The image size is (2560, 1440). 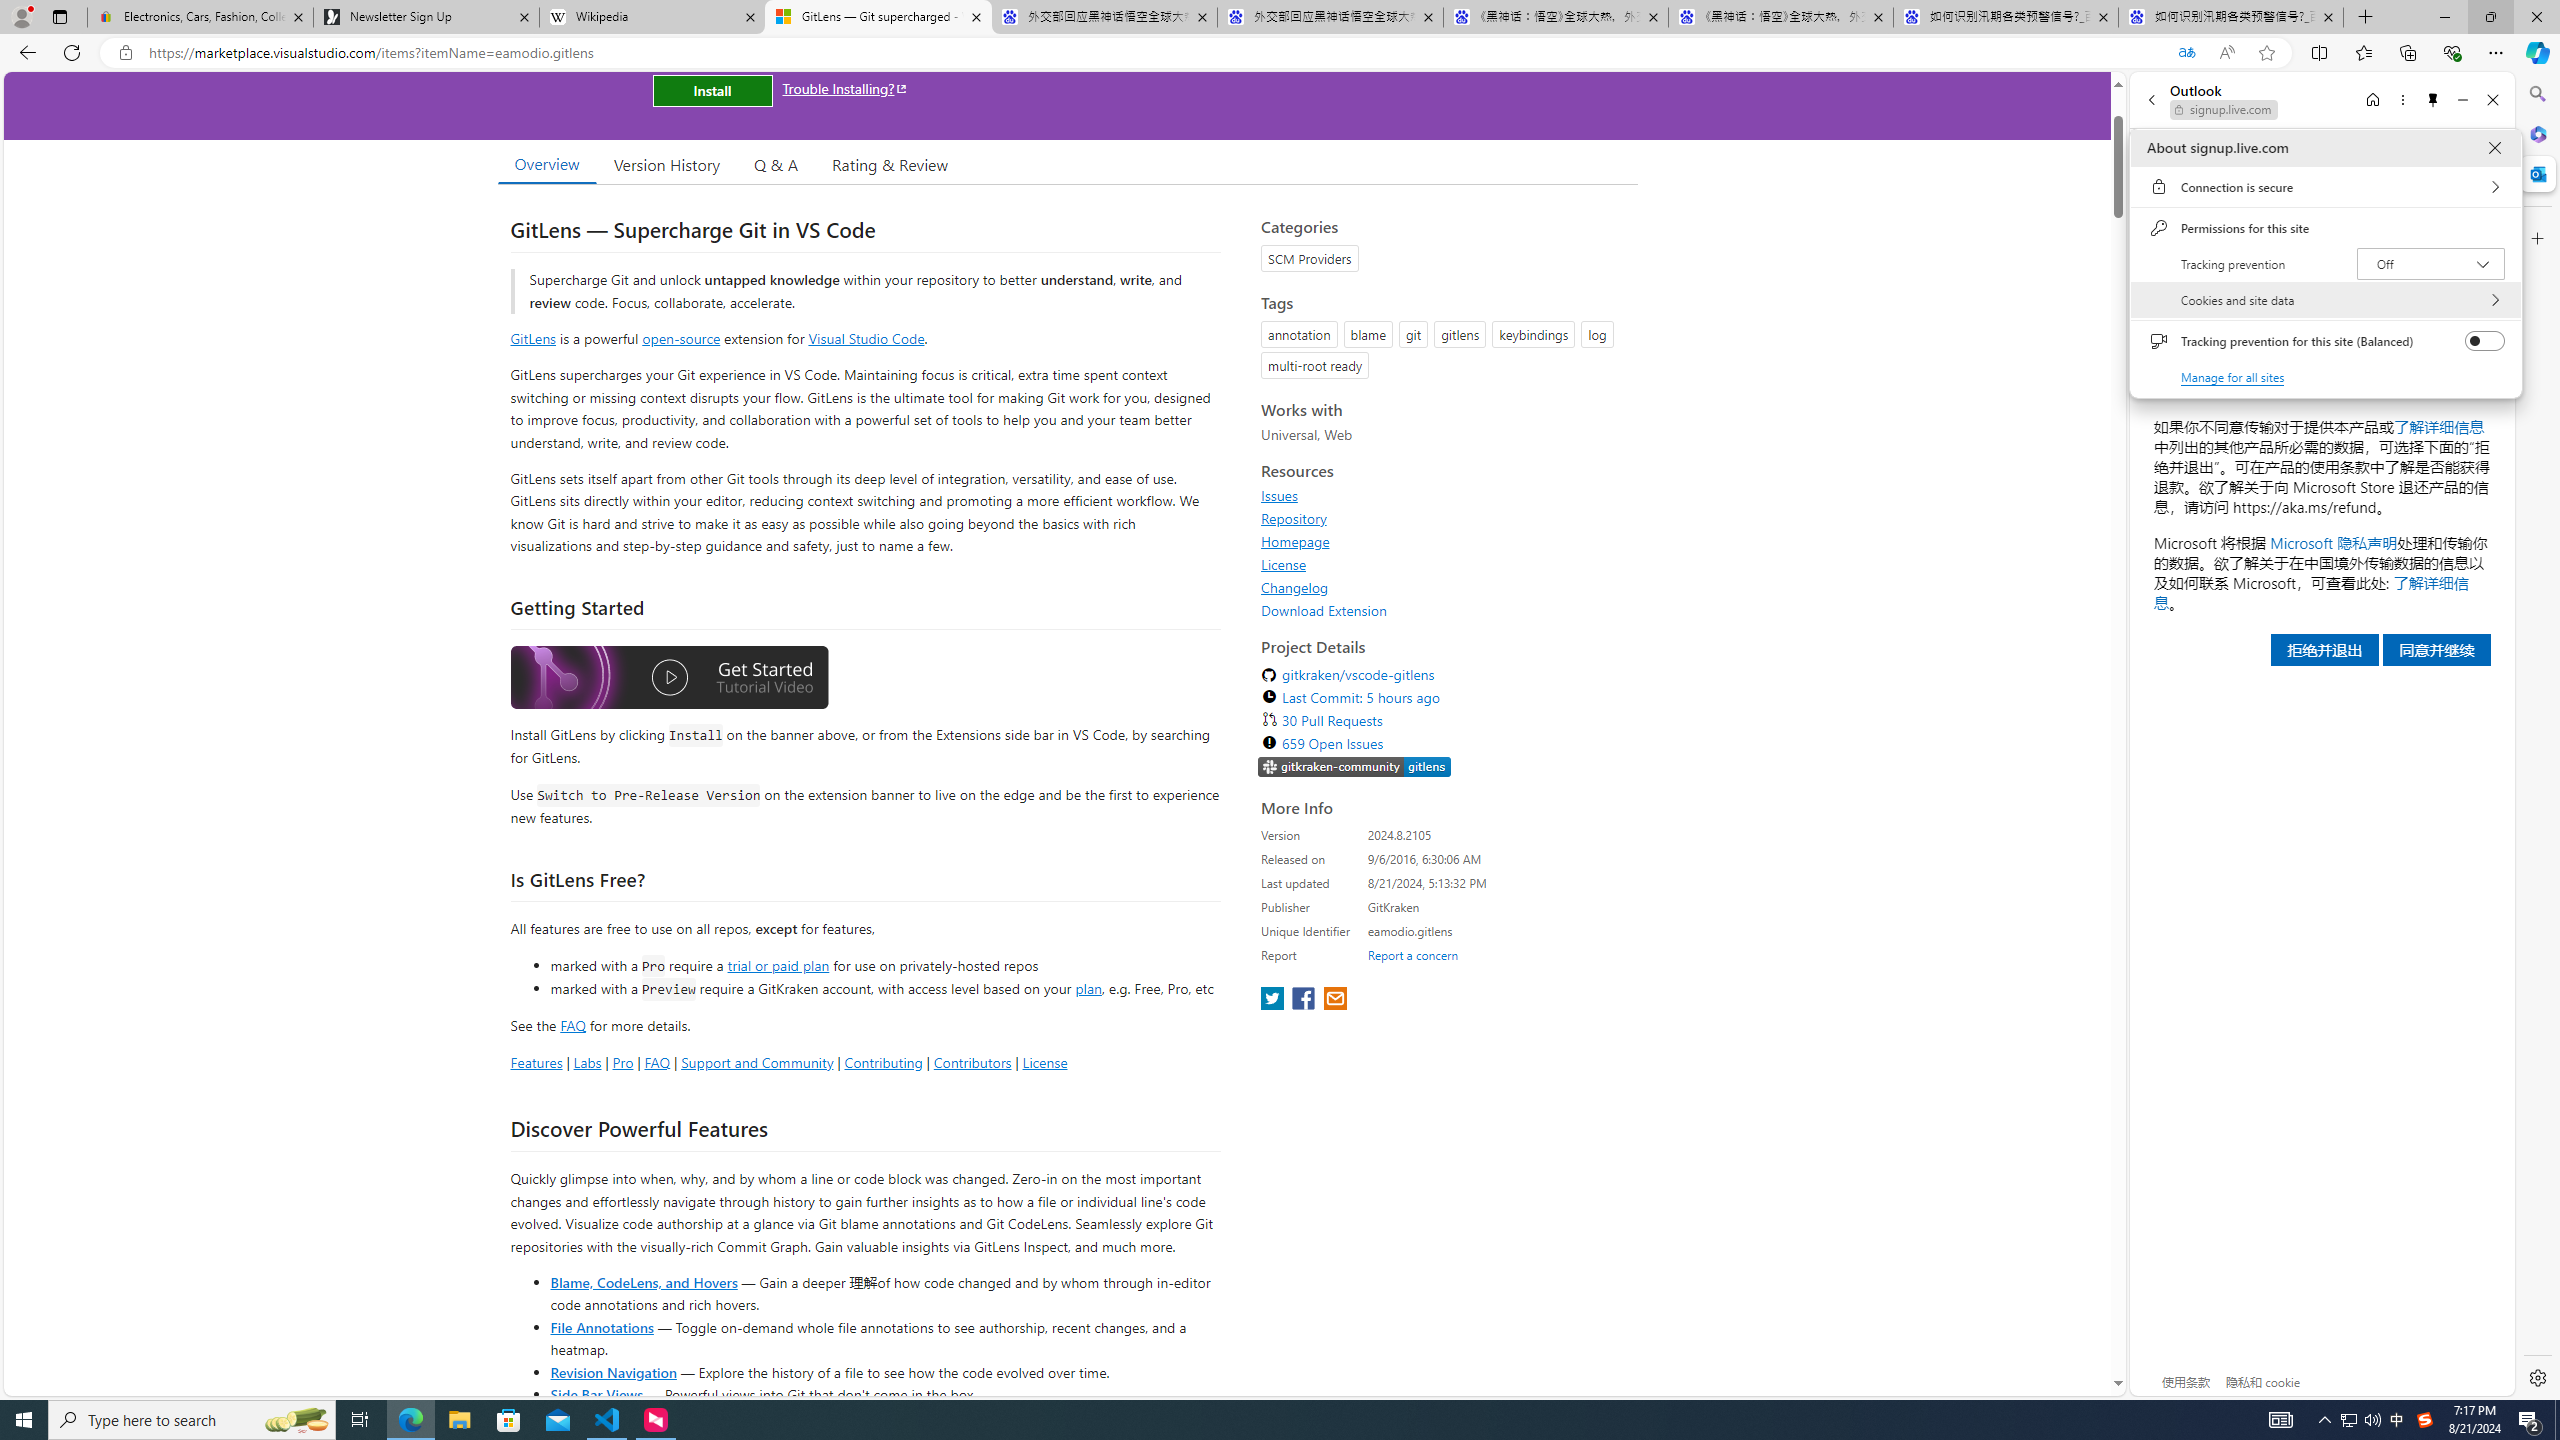 I want to click on 'Action Center, 2 new notifications', so click(x=2530, y=1418).